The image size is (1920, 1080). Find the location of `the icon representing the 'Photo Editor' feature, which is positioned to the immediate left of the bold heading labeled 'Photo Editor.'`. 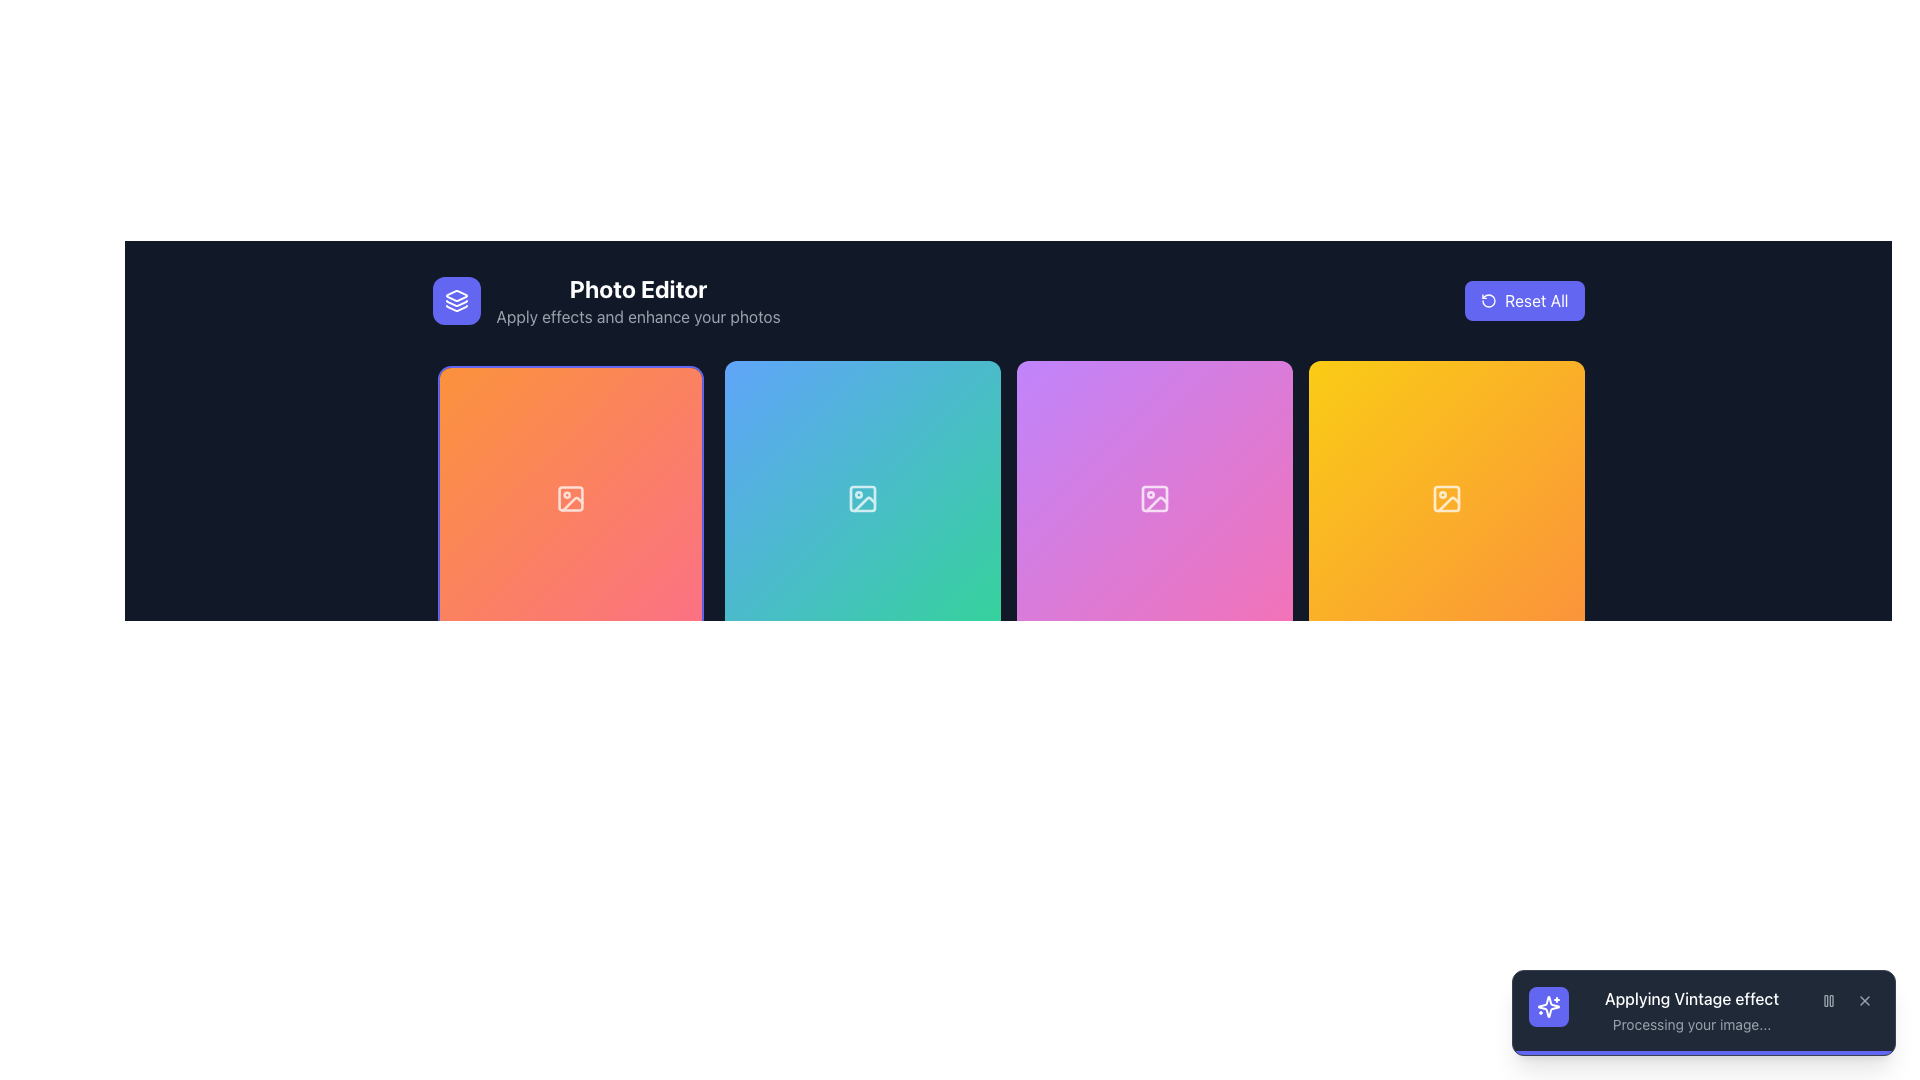

the icon representing the 'Photo Editor' feature, which is positioned to the immediate left of the bold heading labeled 'Photo Editor.' is located at coordinates (455, 300).